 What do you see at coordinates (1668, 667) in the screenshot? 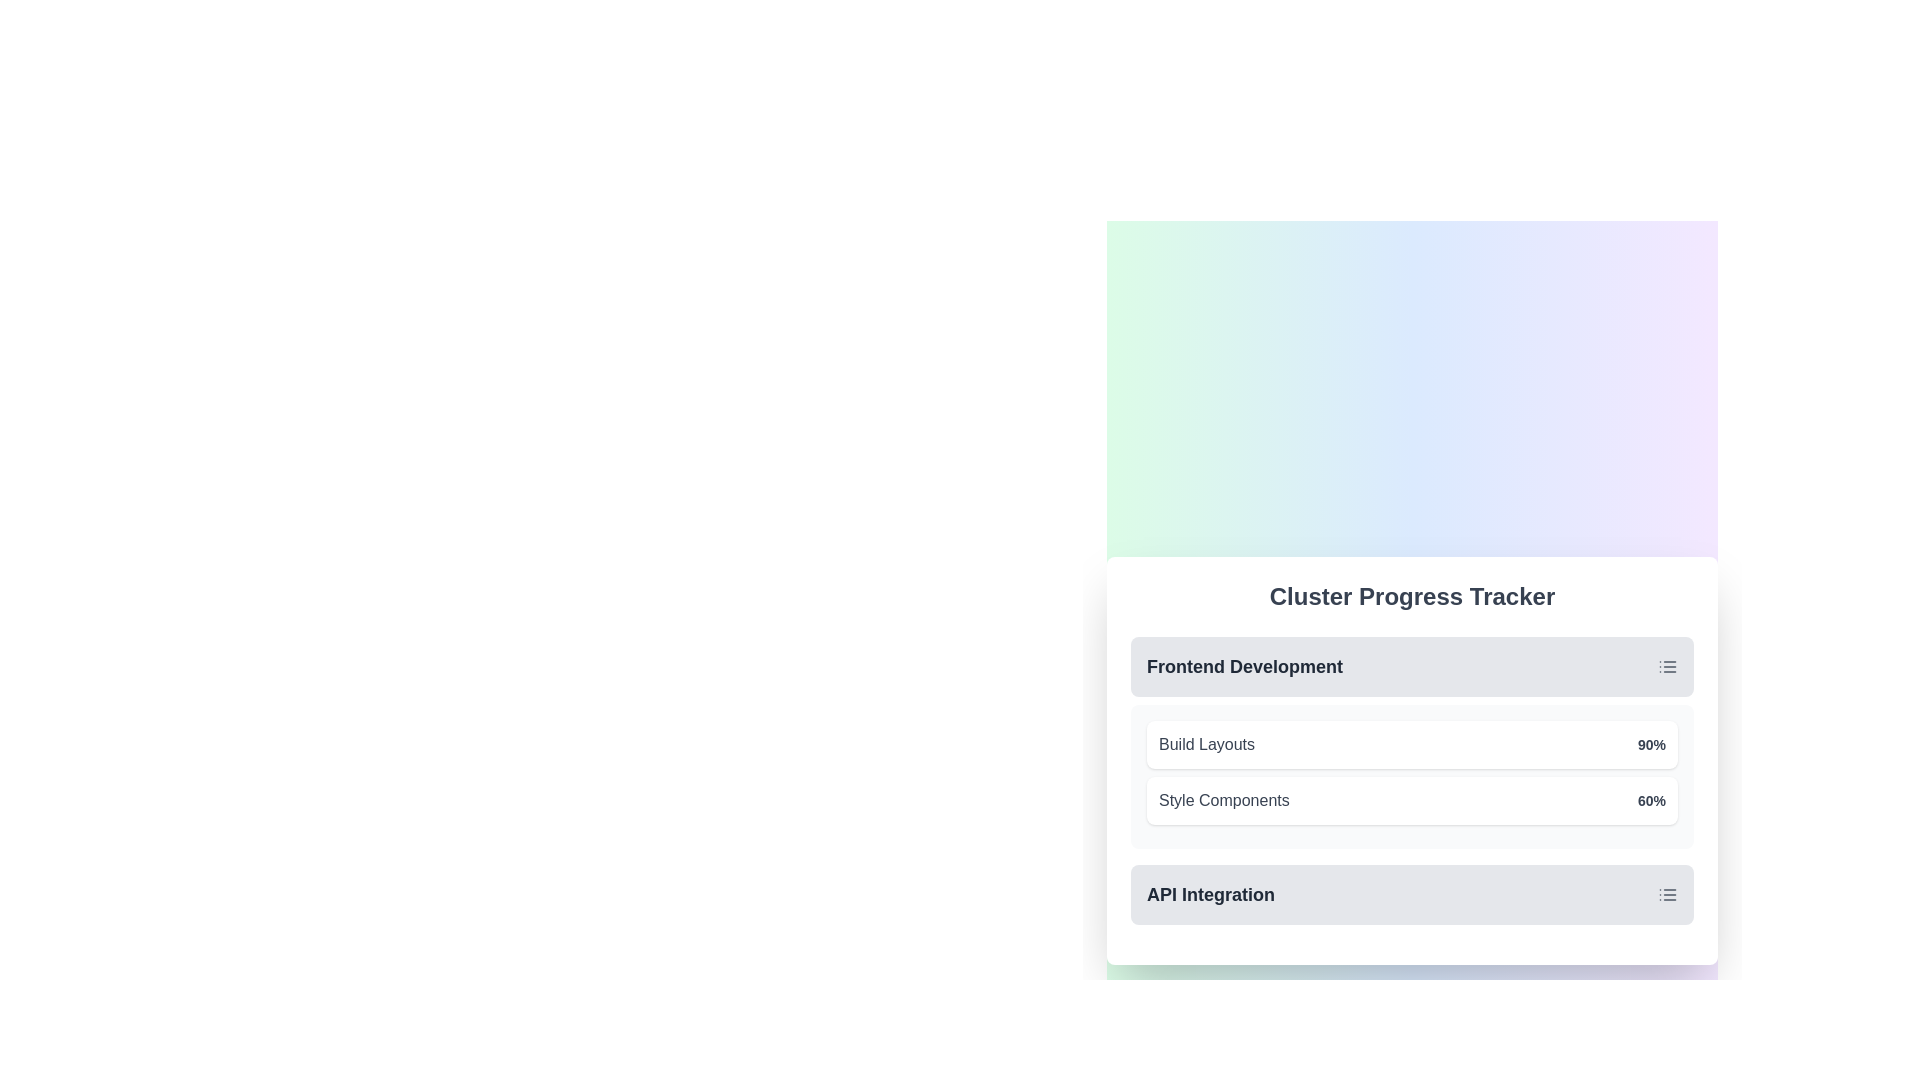
I see `the list icon element located on the right side of the 'Frontend Development' section for keyboard navigation` at bounding box center [1668, 667].